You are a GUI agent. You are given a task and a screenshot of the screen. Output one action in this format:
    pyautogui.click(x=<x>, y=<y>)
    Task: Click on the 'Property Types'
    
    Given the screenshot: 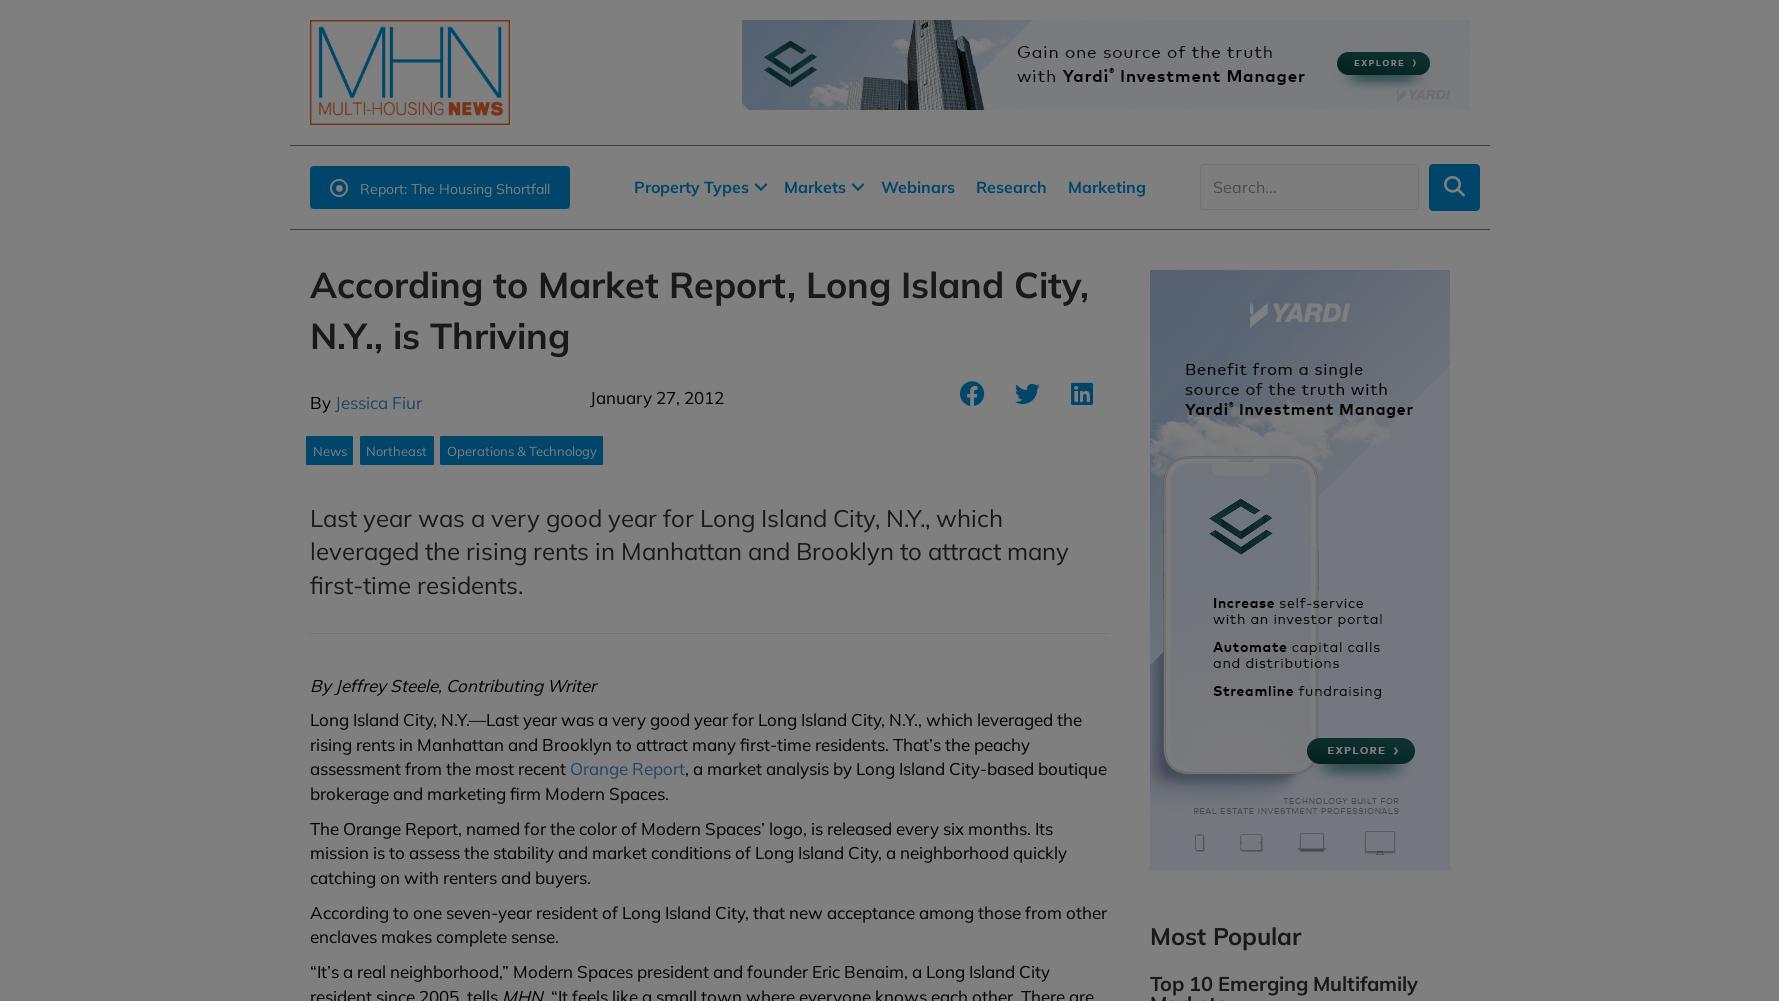 What is the action you would take?
    pyautogui.click(x=690, y=186)
    